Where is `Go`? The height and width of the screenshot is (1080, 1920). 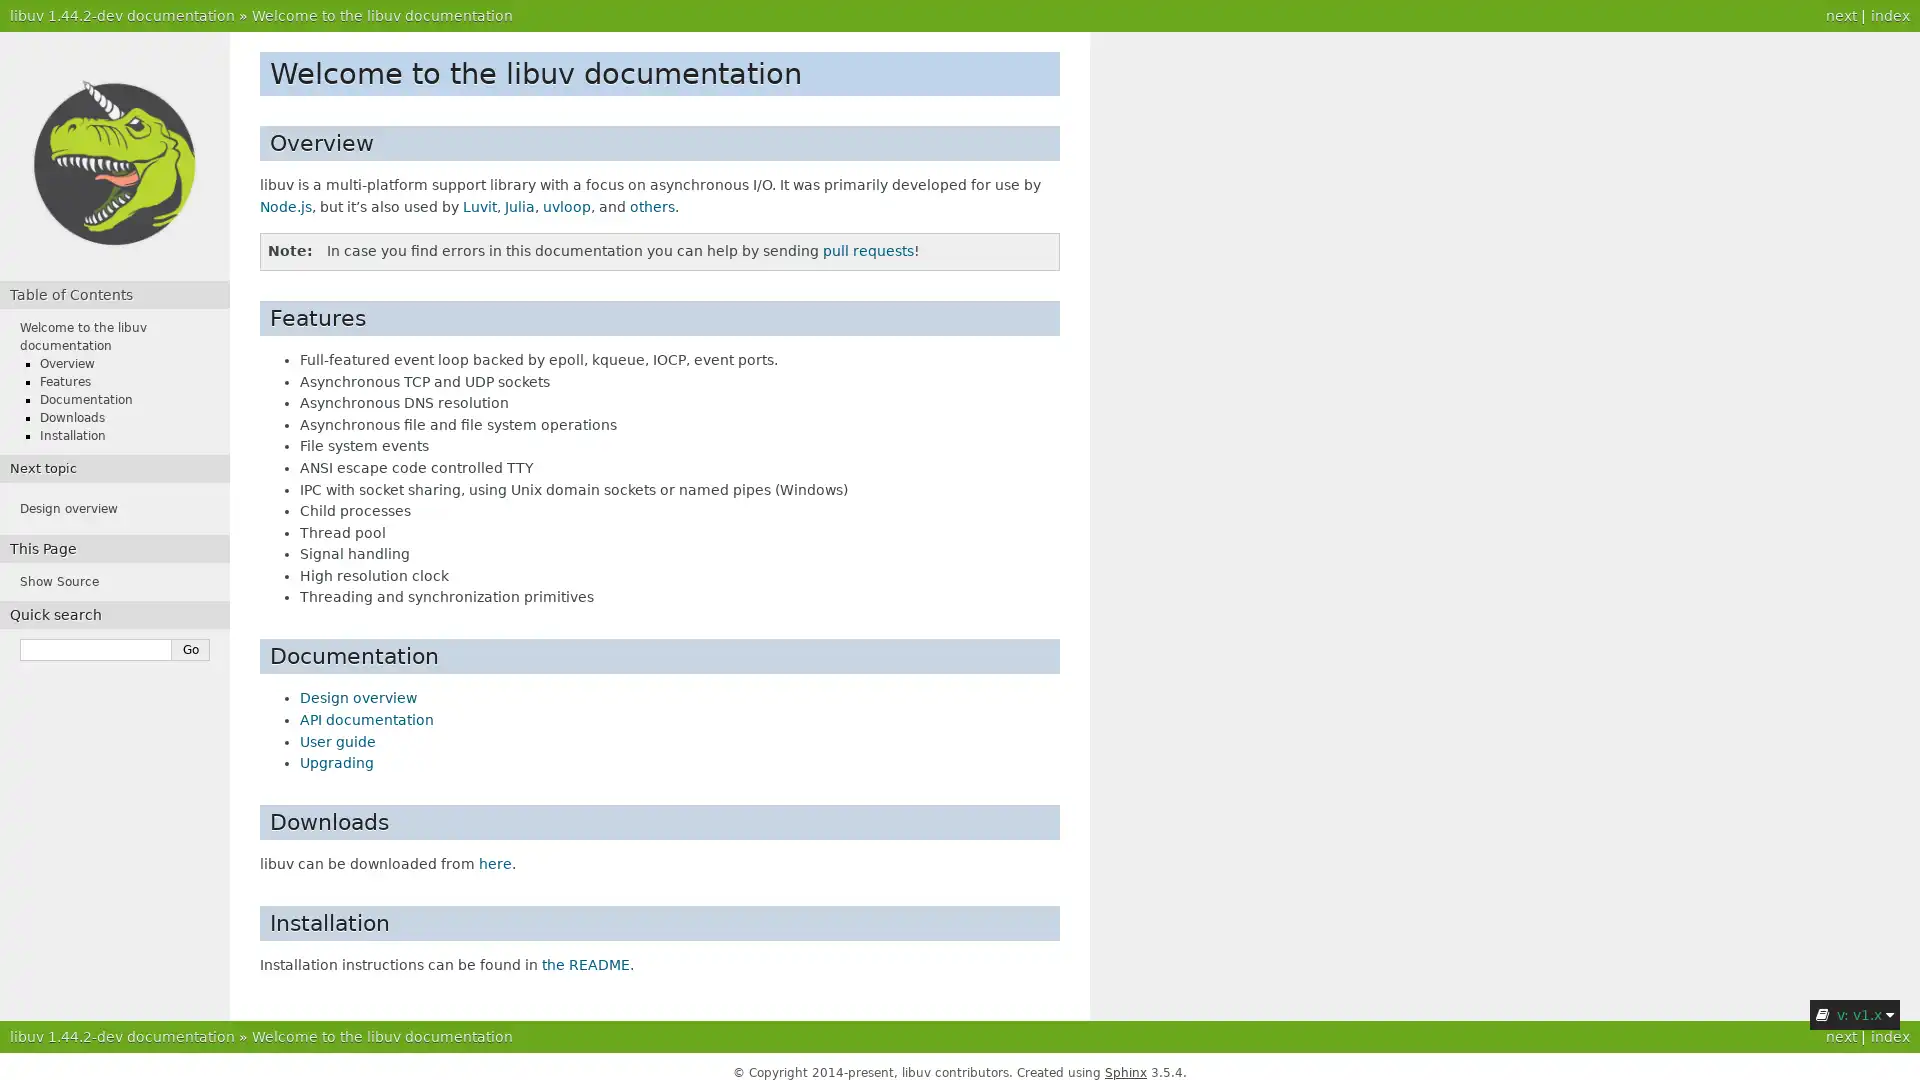
Go is located at coordinates (191, 650).